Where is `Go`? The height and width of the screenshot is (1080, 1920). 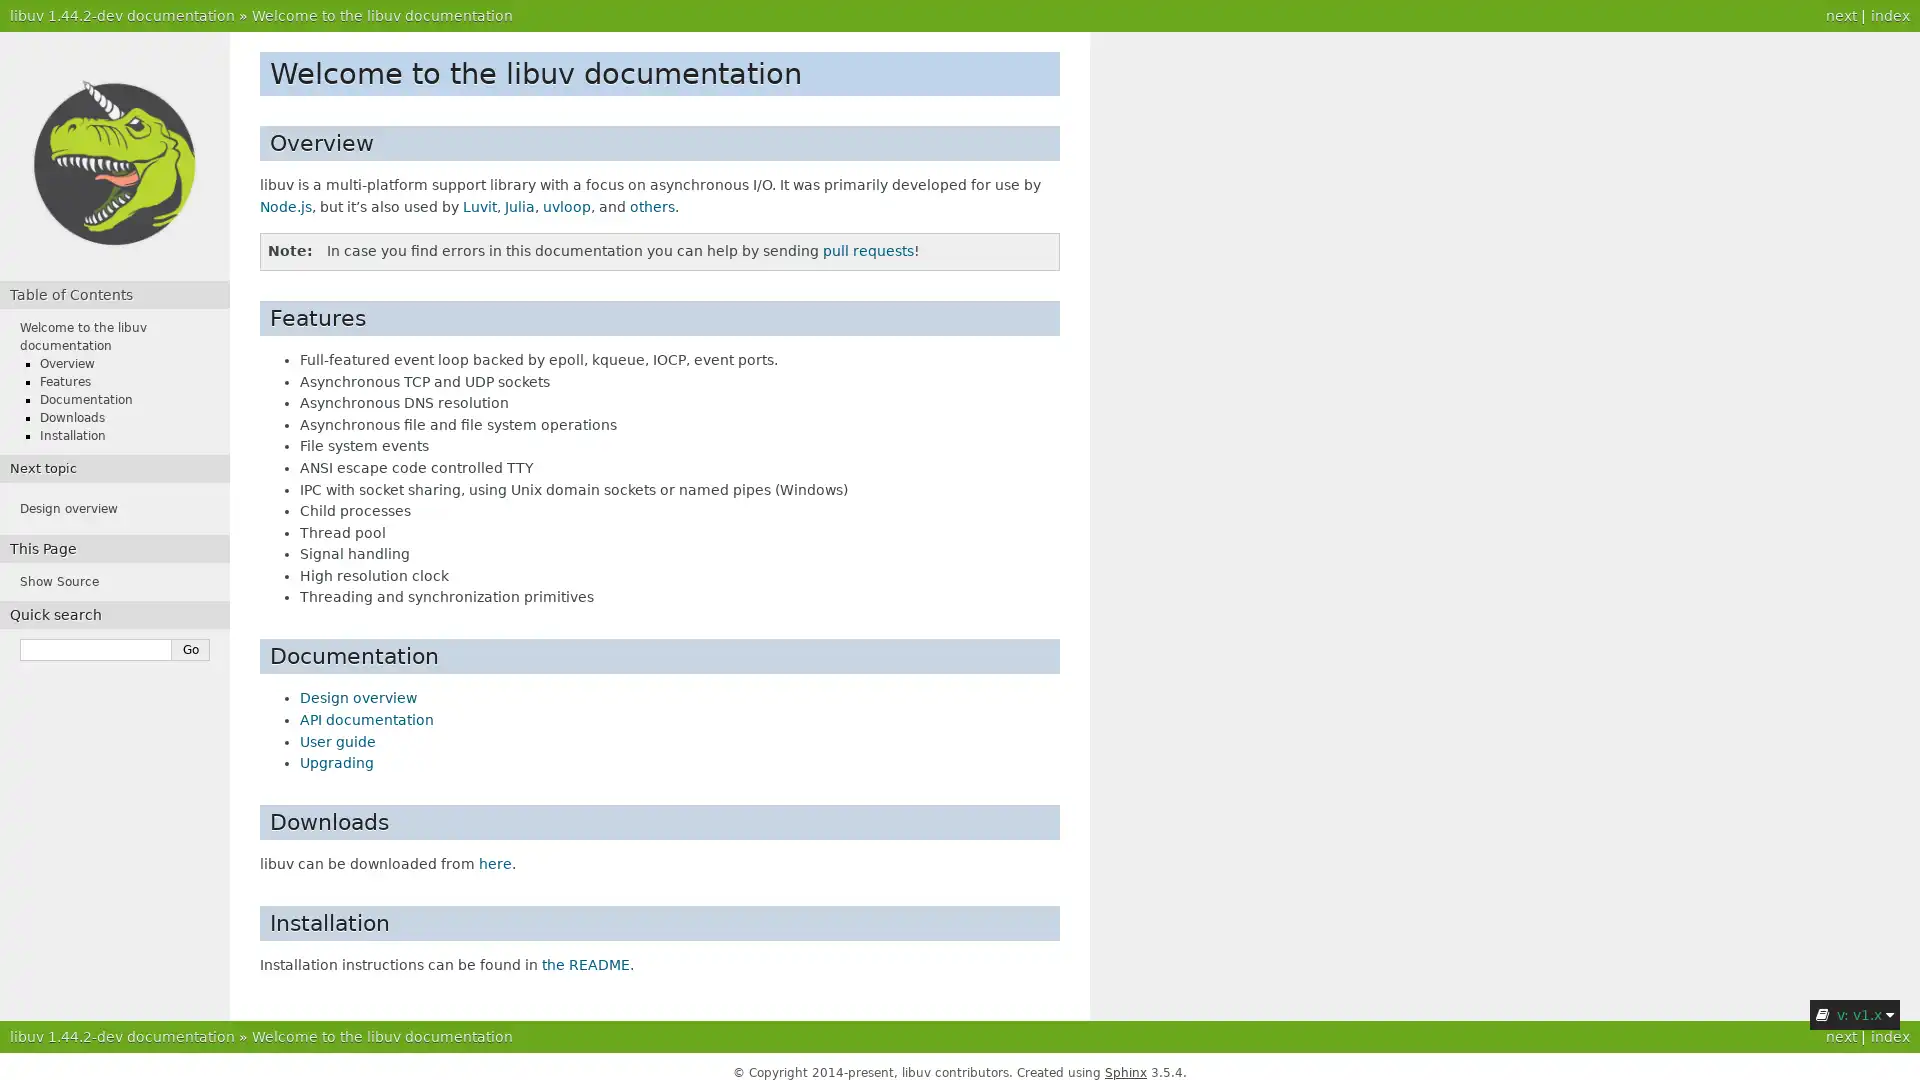
Go is located at coordinates (191, 650).